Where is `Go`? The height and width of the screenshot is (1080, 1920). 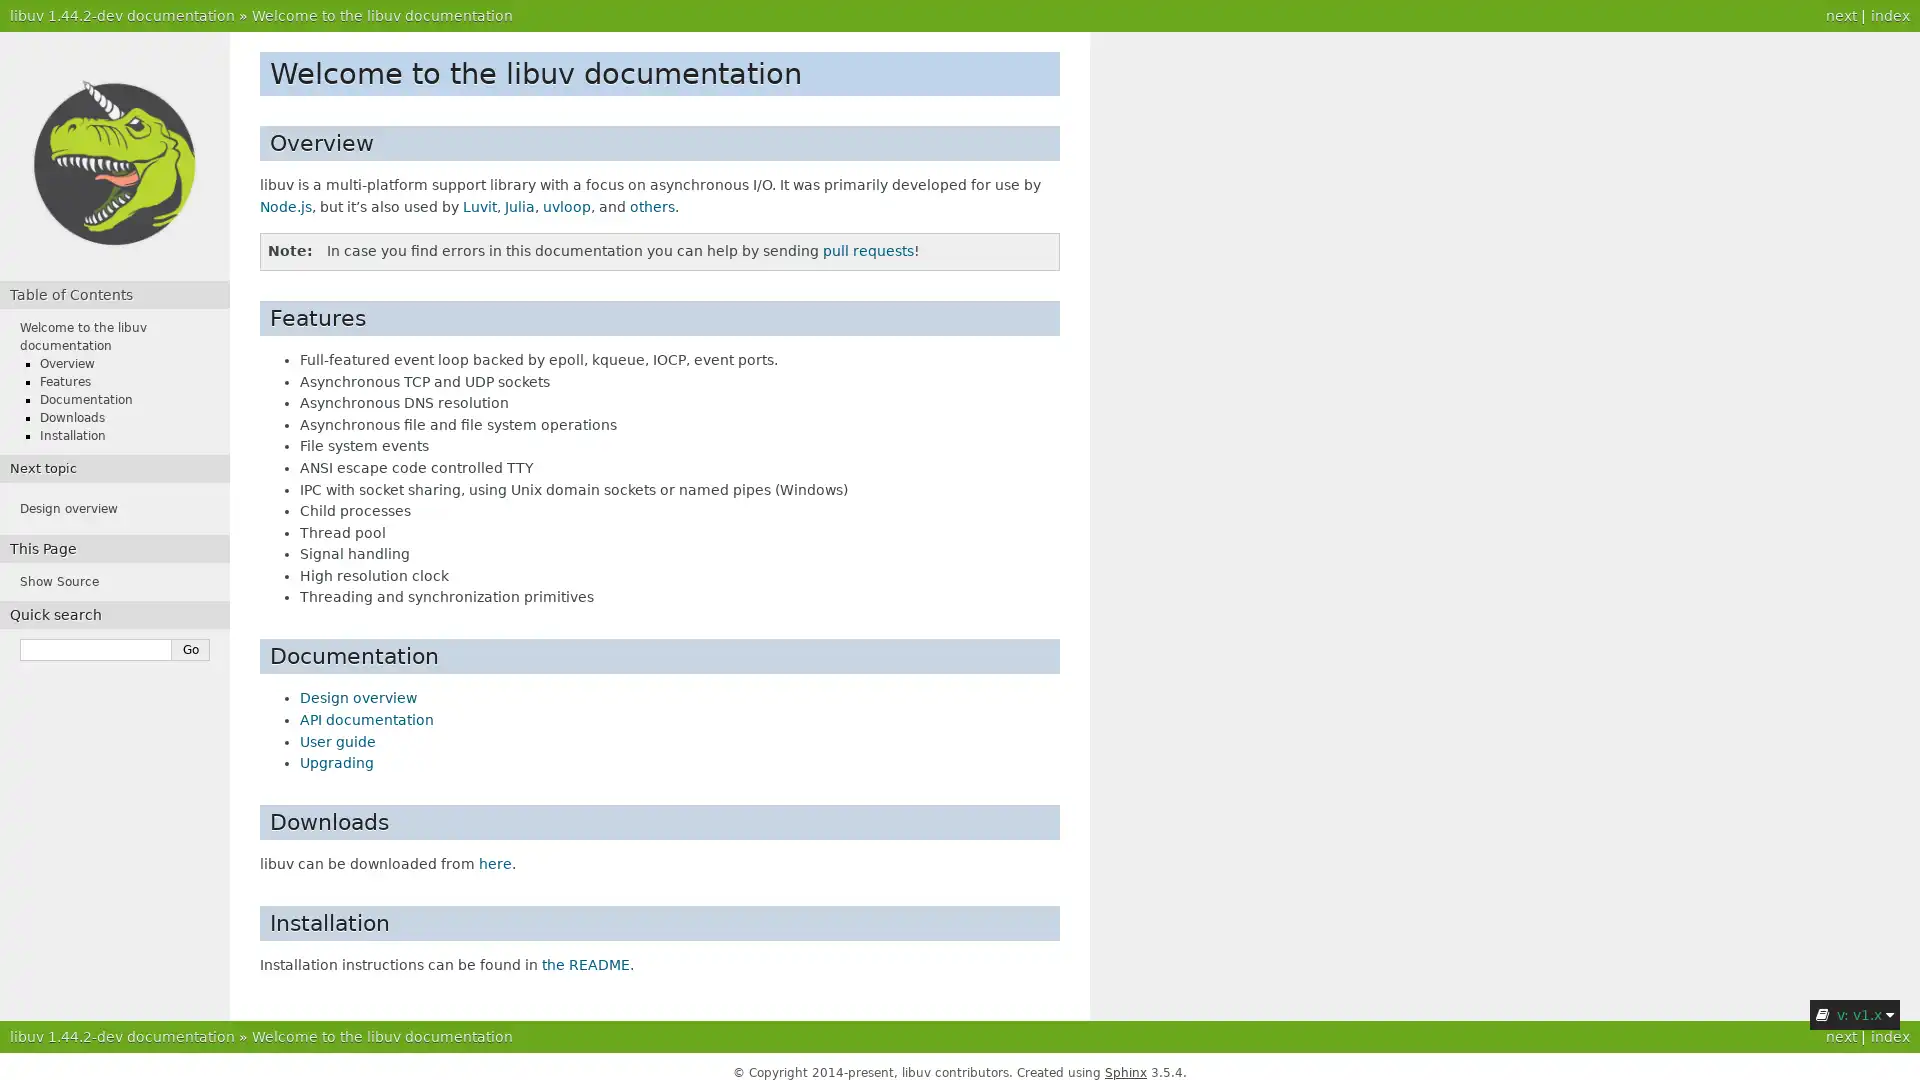
Go is located at coordinates (191, 650).